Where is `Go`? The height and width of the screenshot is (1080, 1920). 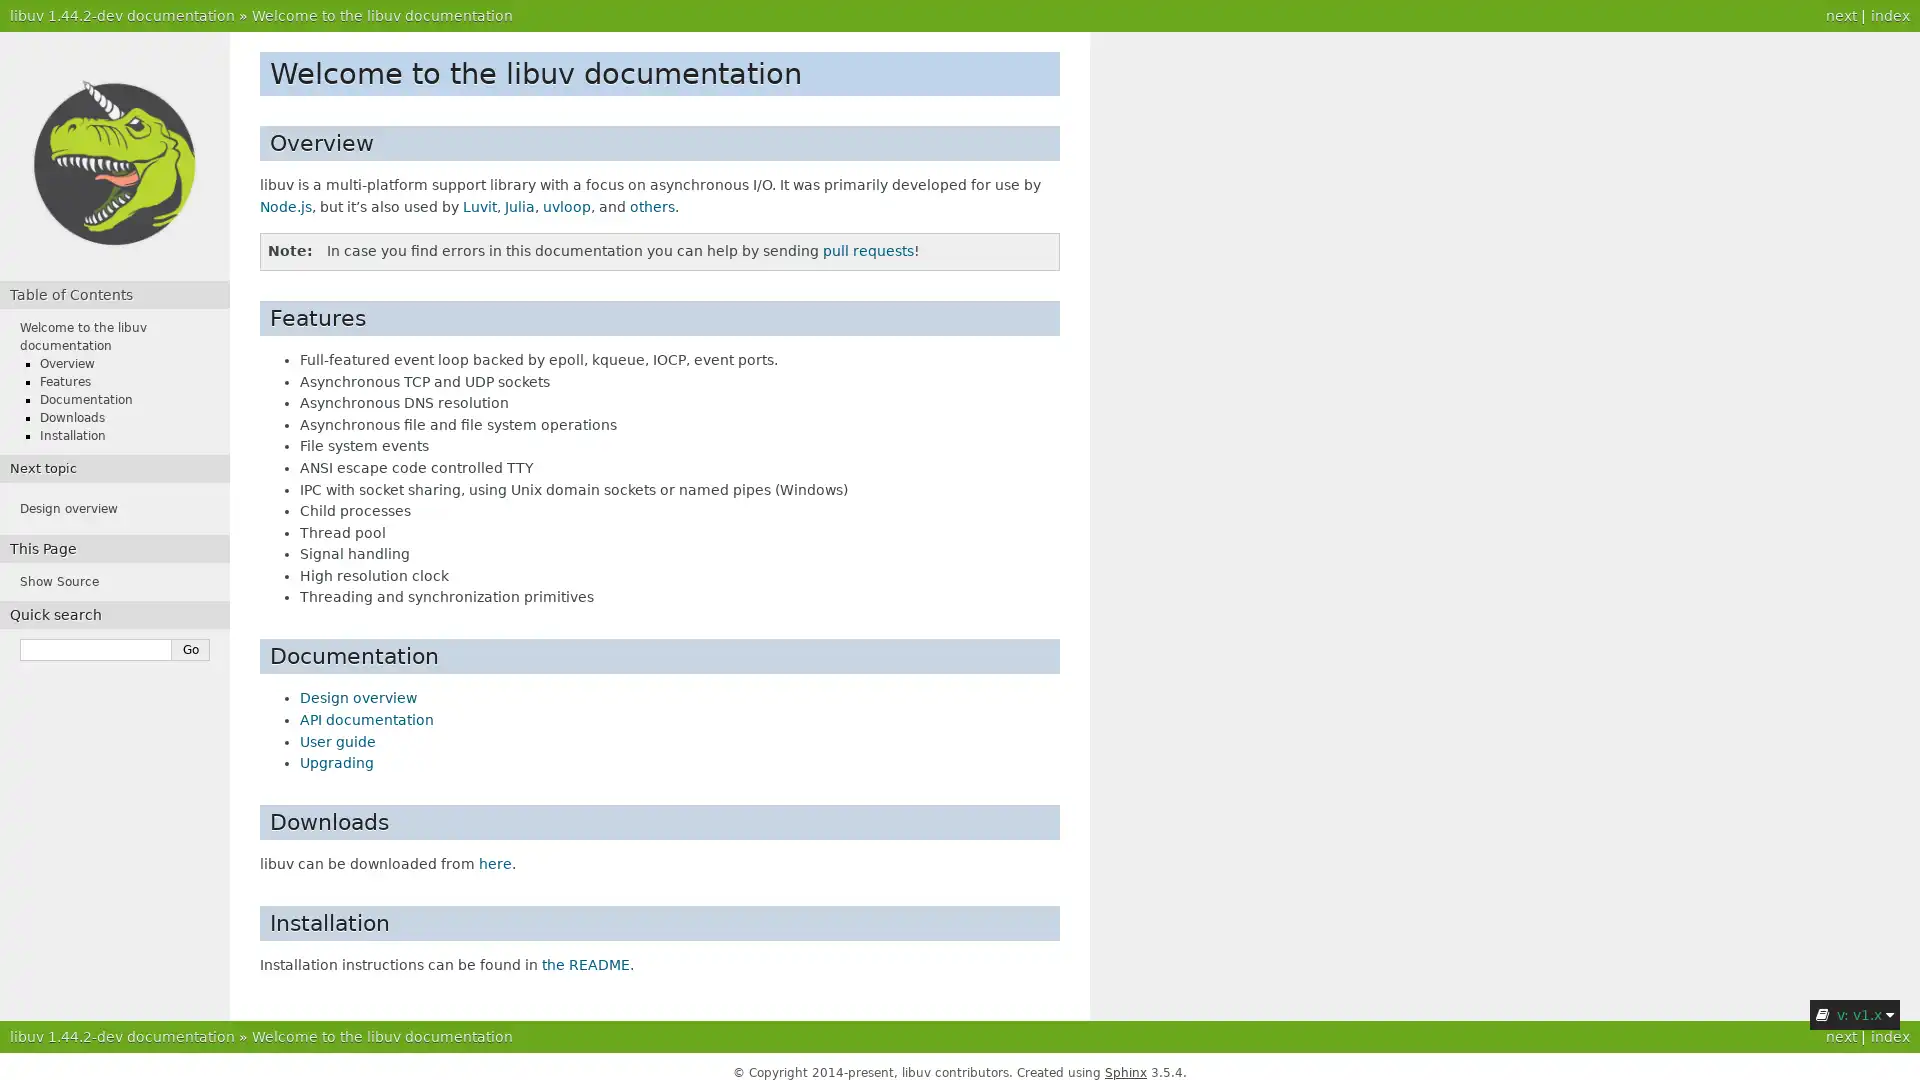
Go is located at coordinates (191, 650).